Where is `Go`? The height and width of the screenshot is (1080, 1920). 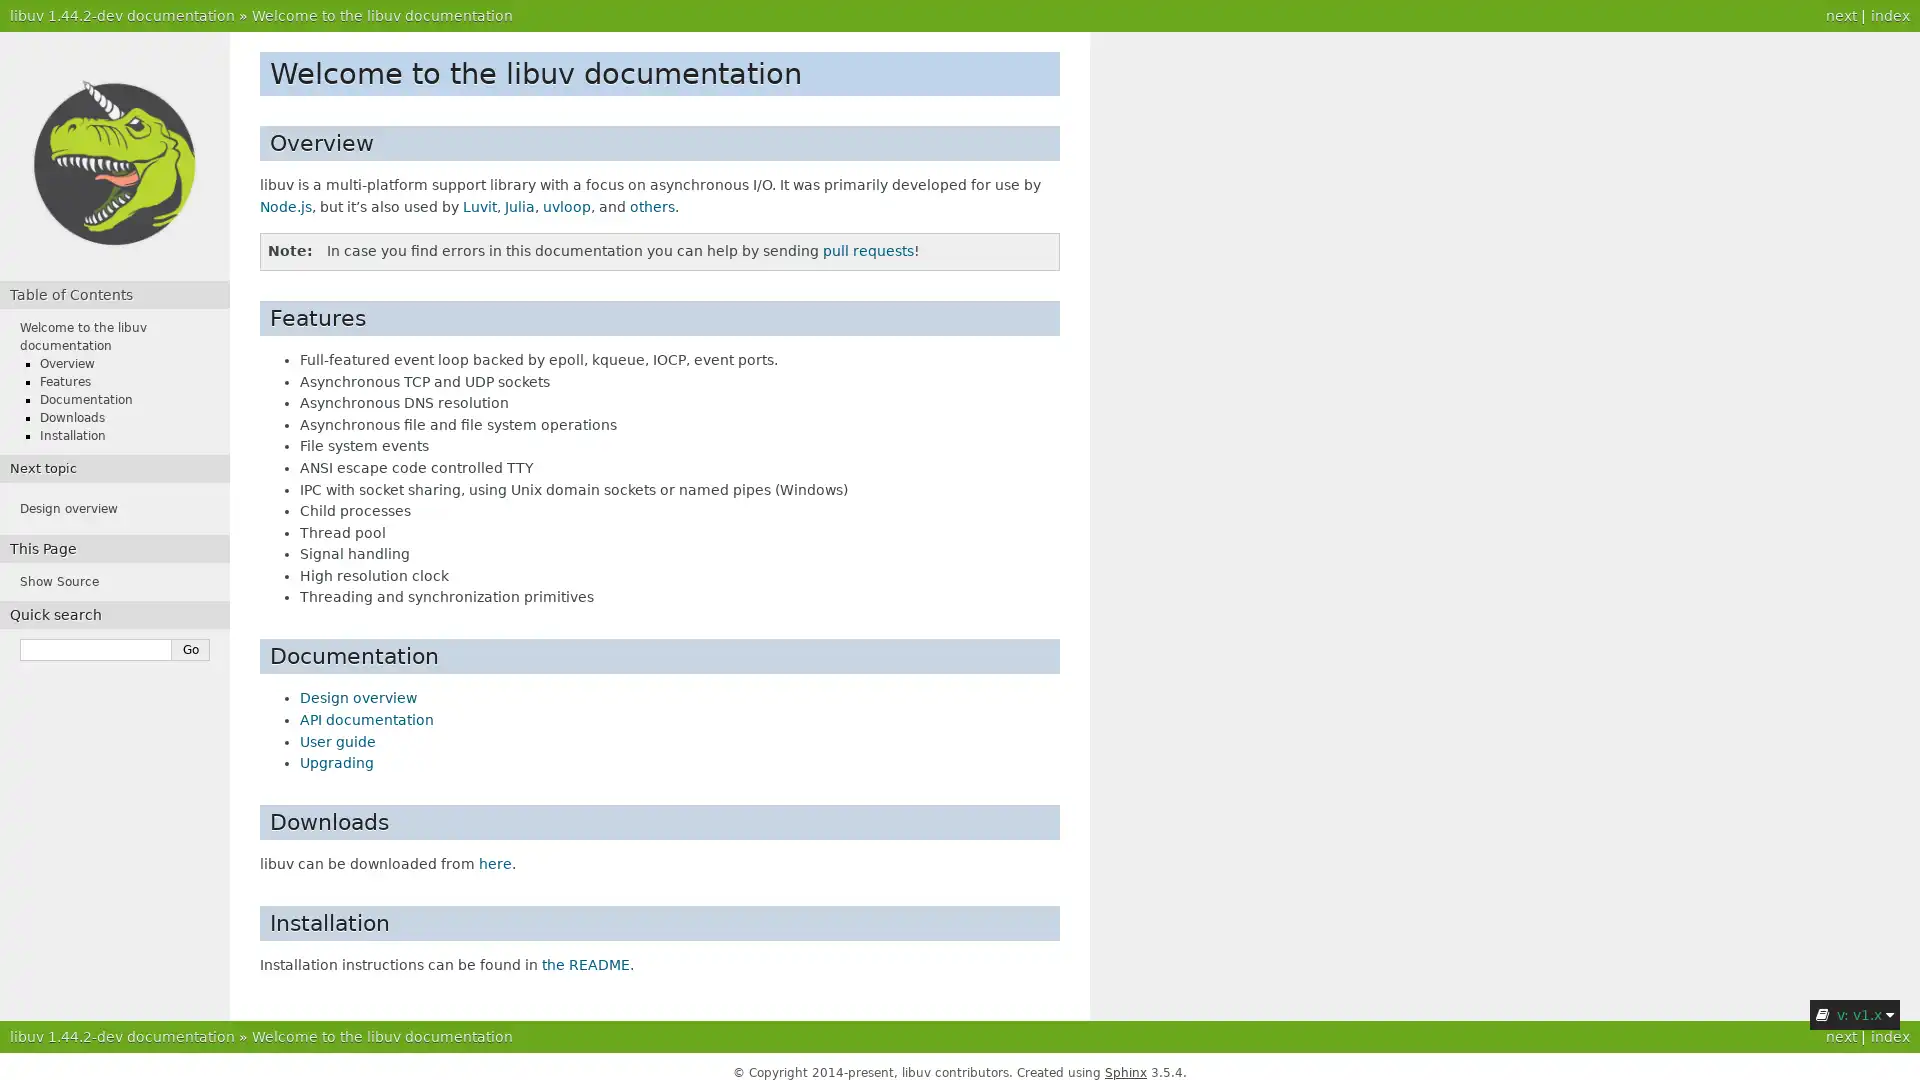
Go is located at coordinates (191, 650).